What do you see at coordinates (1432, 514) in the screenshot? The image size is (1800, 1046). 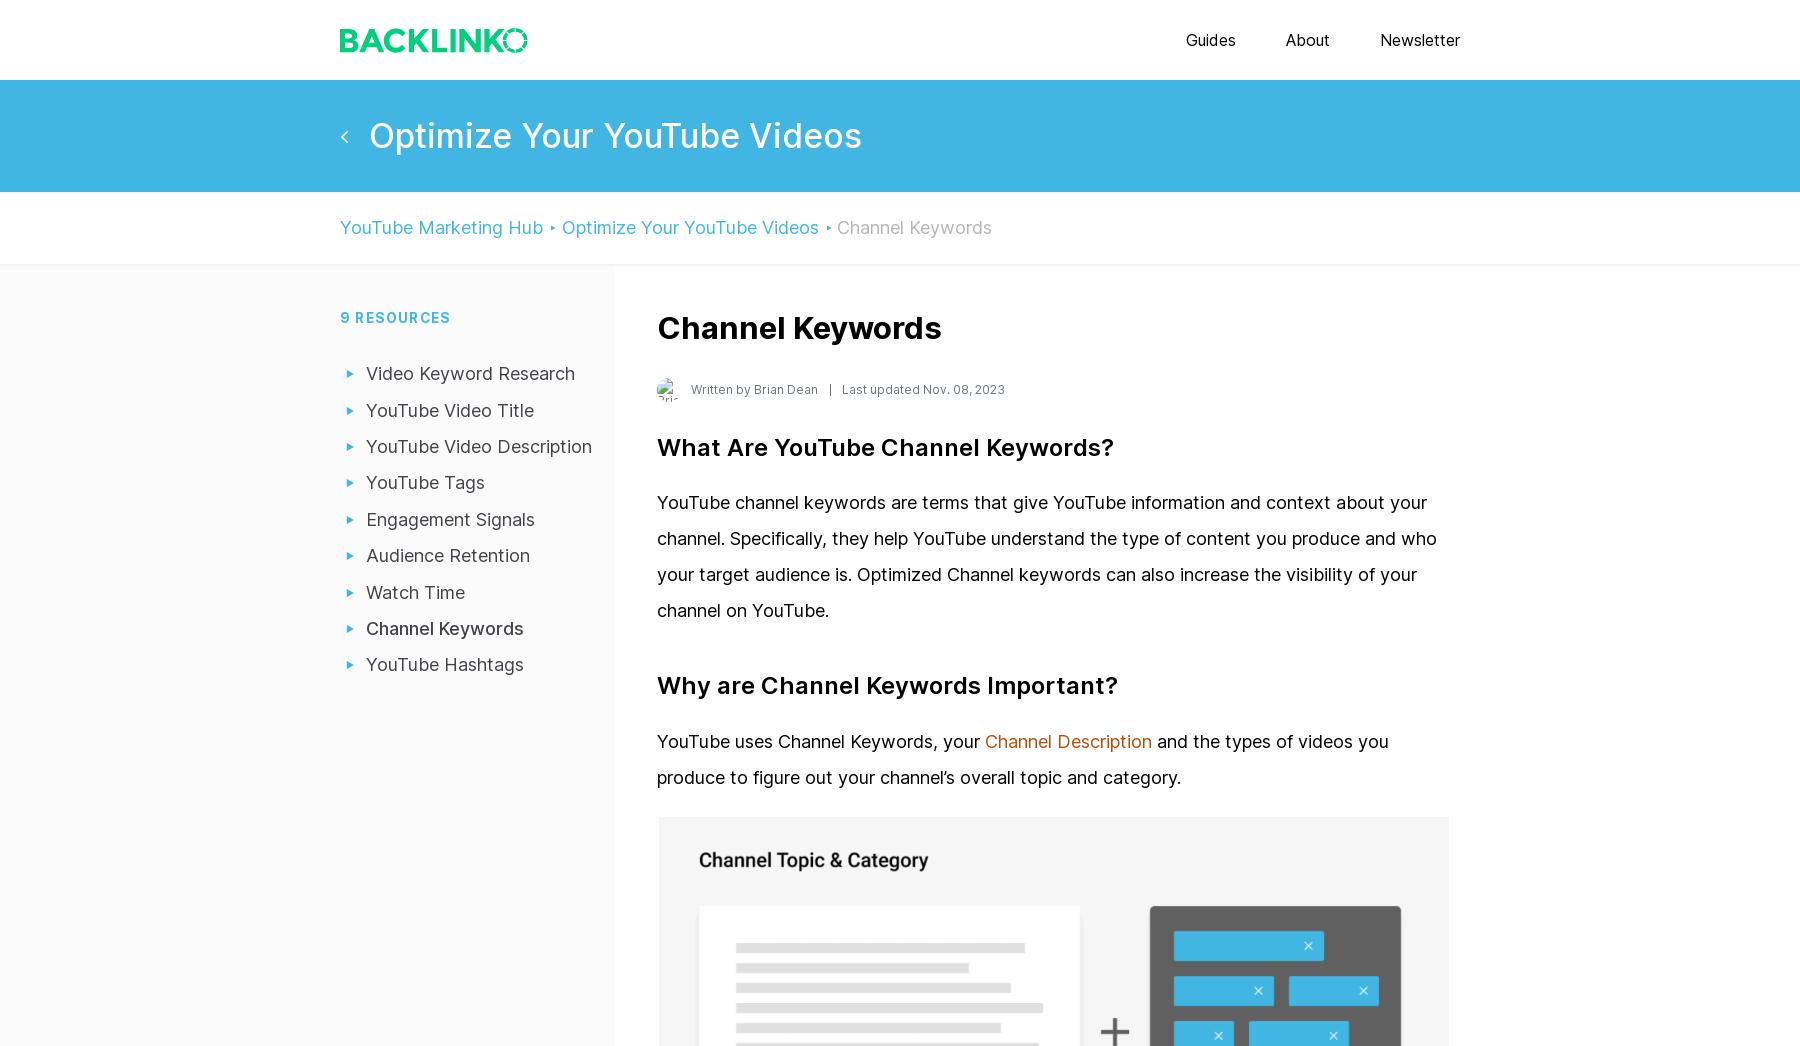 I see `'Best Backlink Checkers'` at bounding box center [1432, 514].